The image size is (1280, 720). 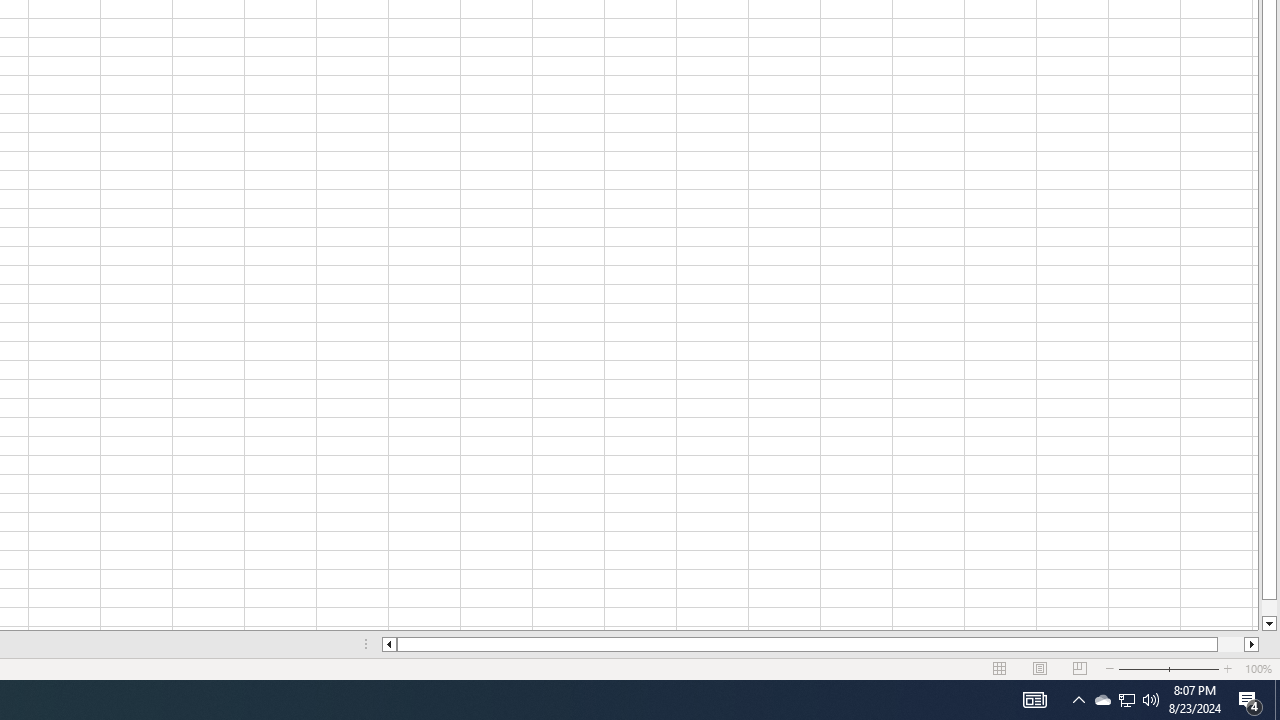 What do you see at coordinates (1226, 669) in the screenshot?
I see `'Zoom In'` at bounding box center [1226, 669].